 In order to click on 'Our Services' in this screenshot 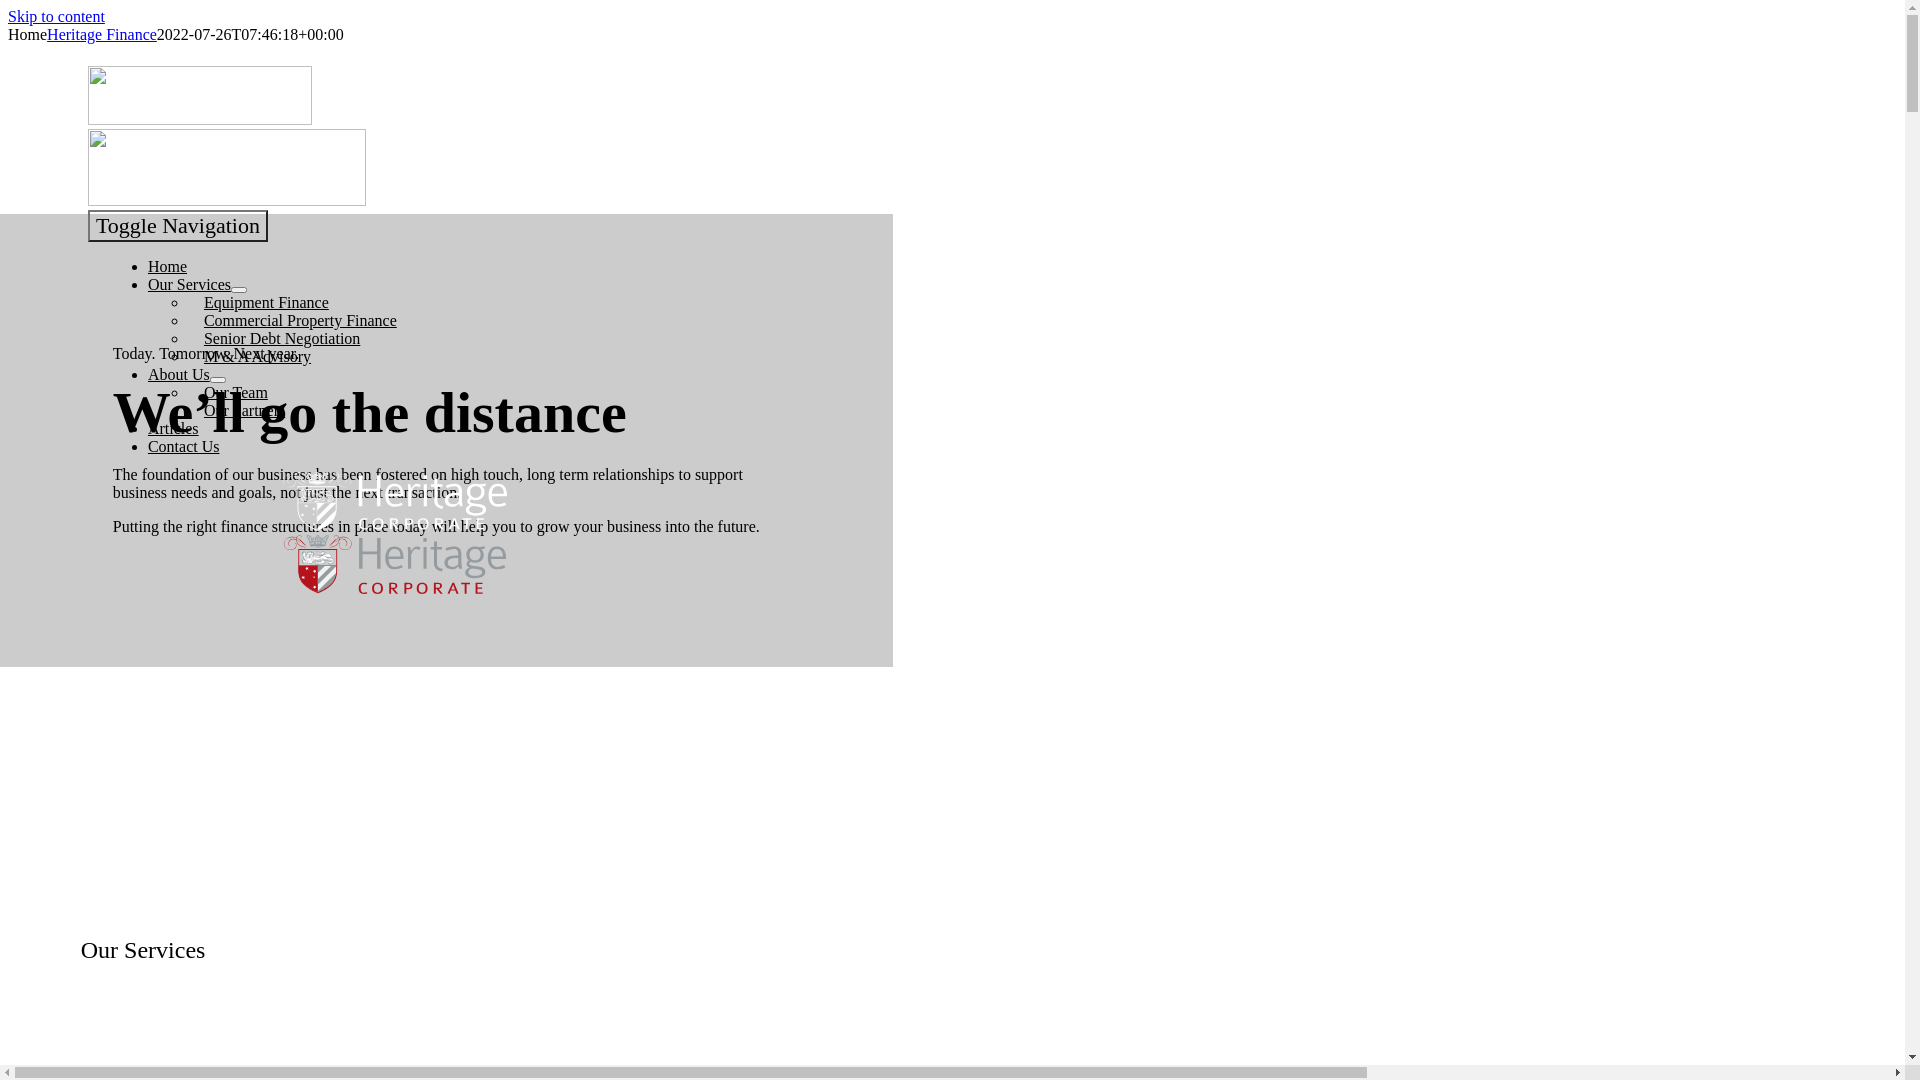, I will do `click(189, 284)`.